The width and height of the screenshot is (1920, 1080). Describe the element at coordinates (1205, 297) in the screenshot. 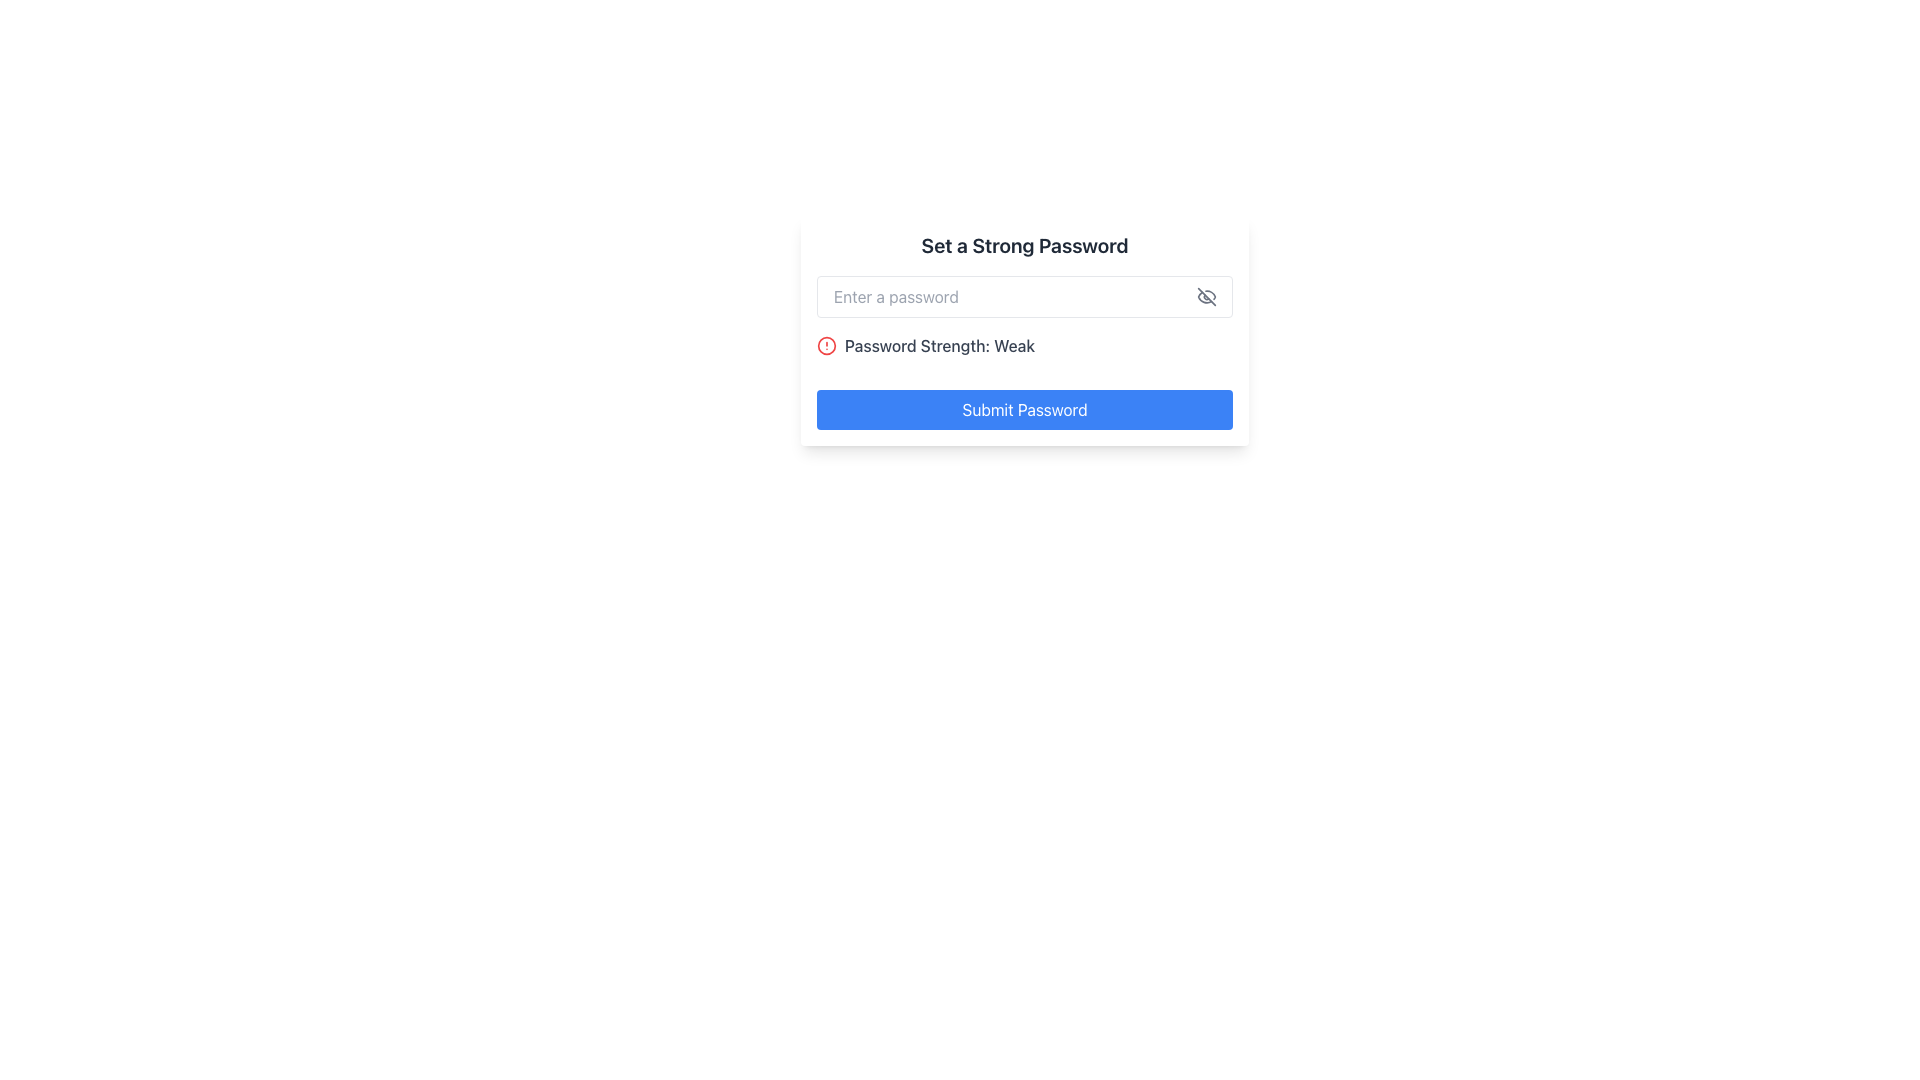

I see `the eye icon button that toggles visibility for the password input field` at that location.